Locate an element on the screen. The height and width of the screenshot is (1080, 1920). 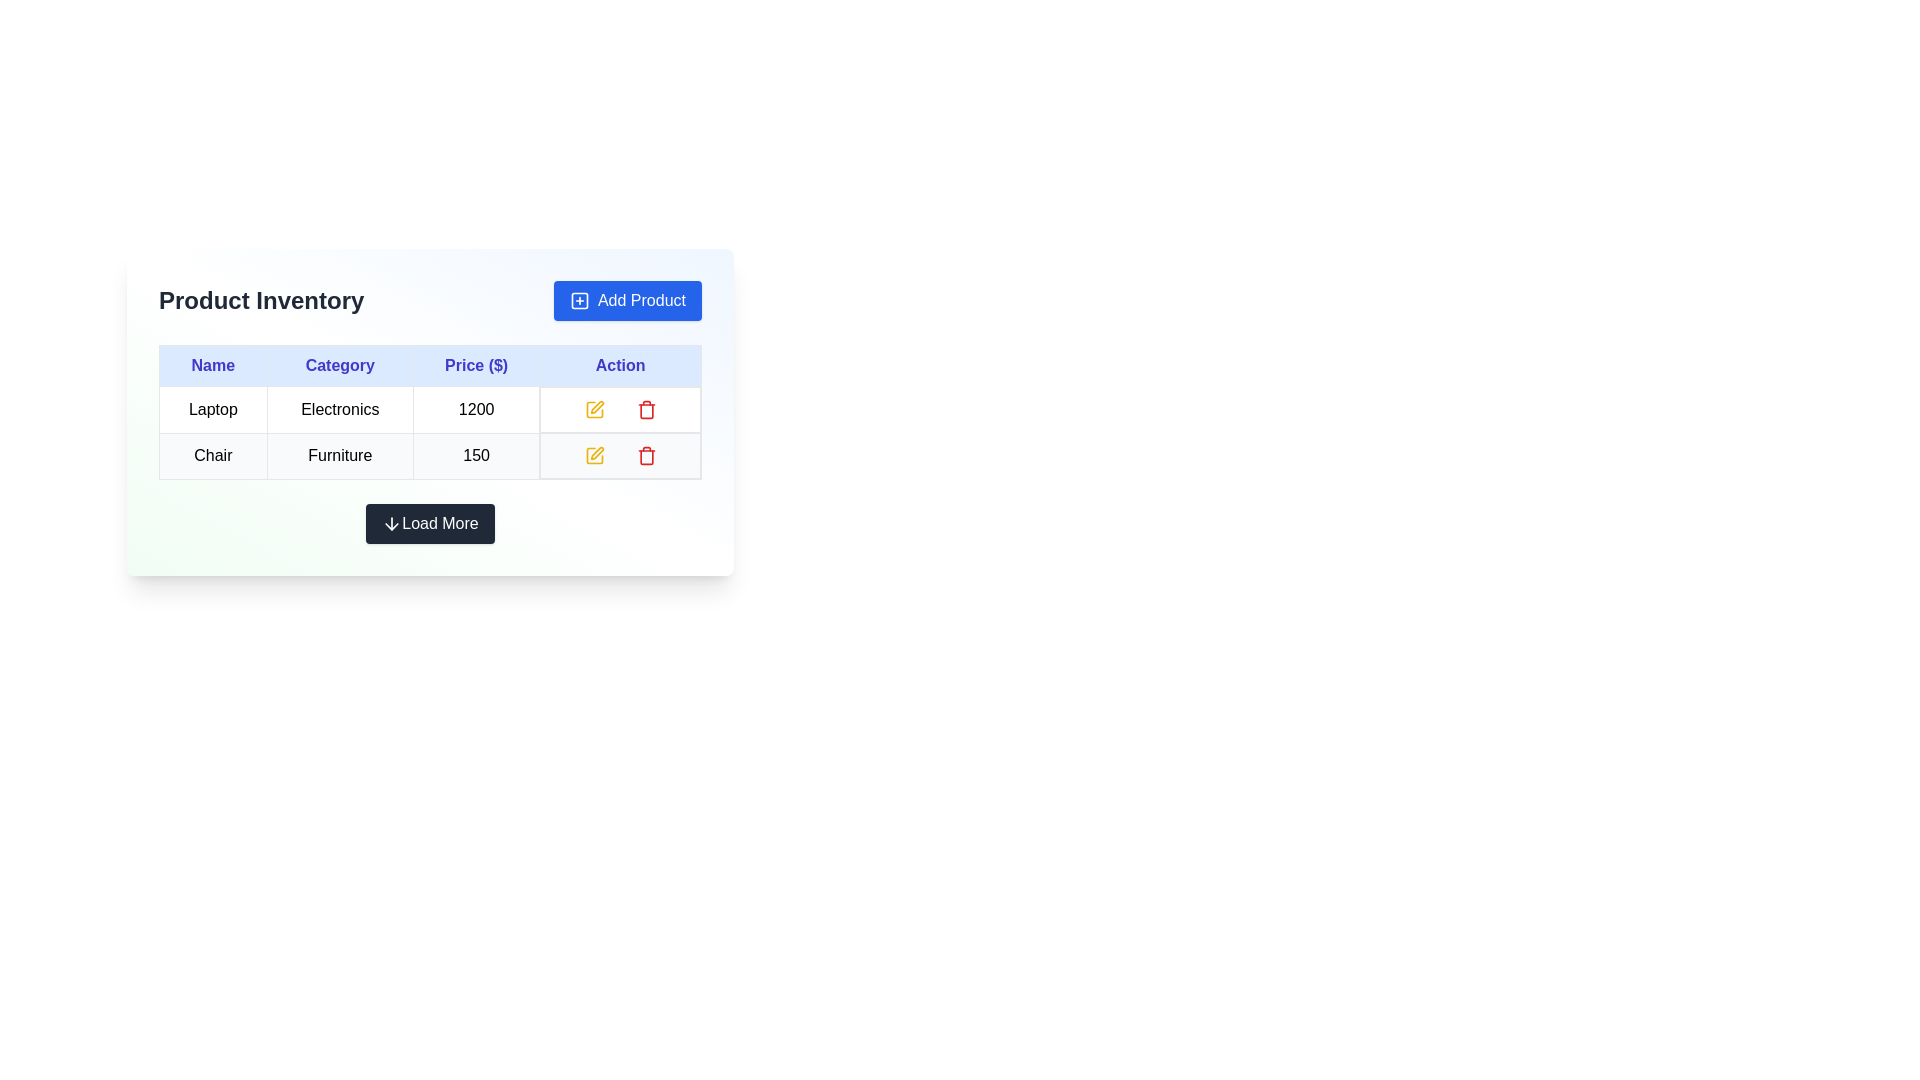
numerical value '150' displayed in the table cell located in the second row and third column under the 'Price ($)' header, adjacent to 'Furniture' category labeled 'Chair' is located at coordinates (475, 456).